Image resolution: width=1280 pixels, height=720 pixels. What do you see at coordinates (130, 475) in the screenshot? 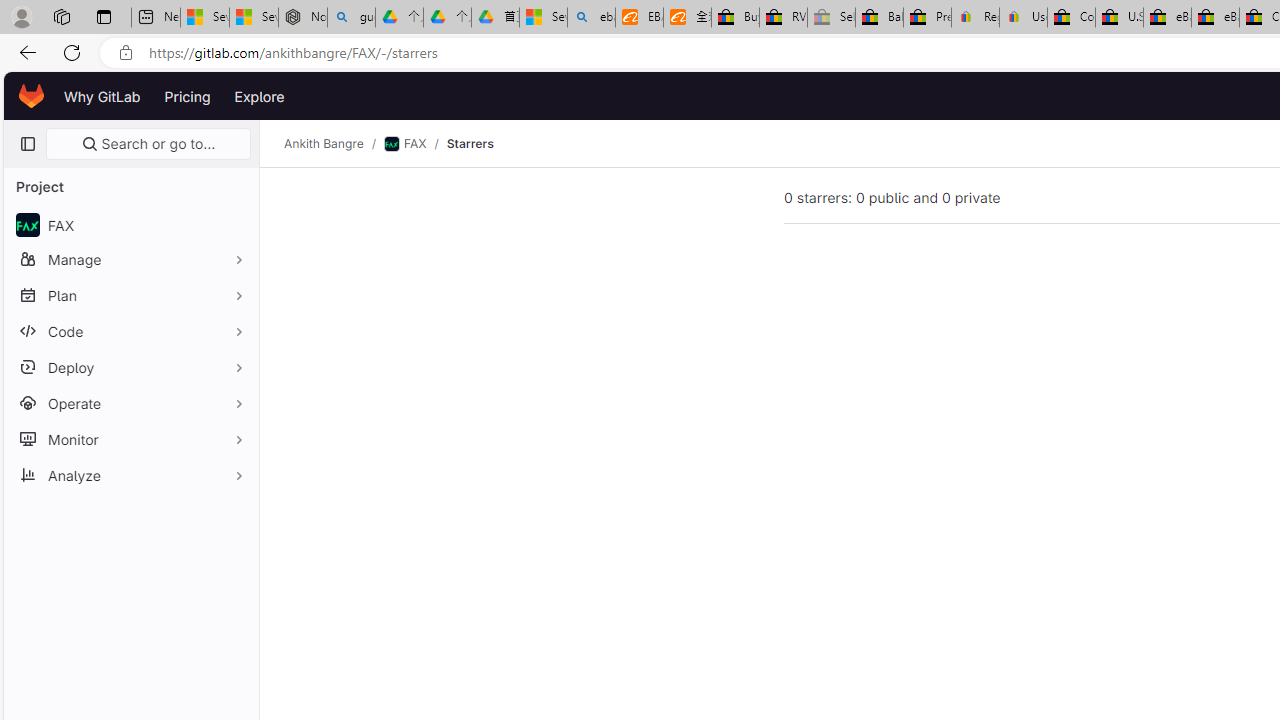
I see `'Analyze'` at bounding box center [130, 475].